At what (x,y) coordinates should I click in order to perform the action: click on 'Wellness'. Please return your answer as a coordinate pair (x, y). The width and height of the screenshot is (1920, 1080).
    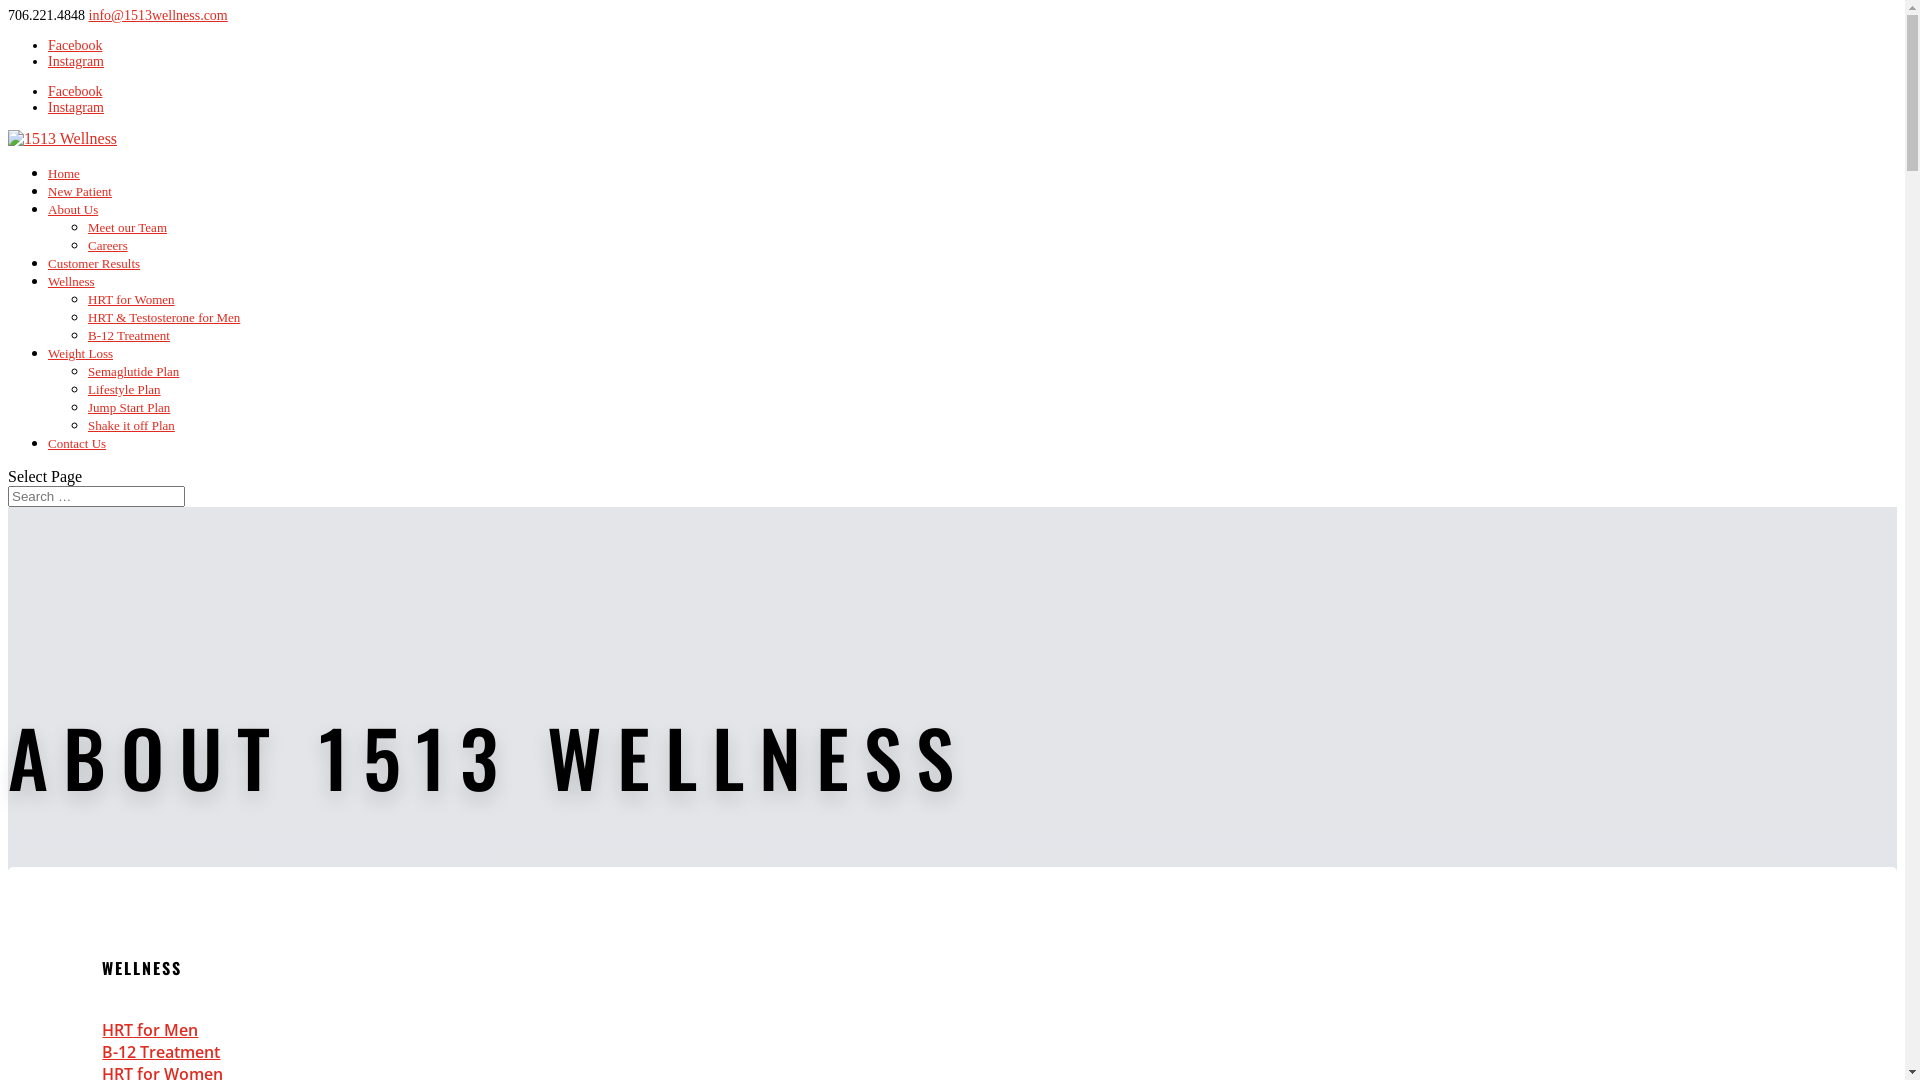
    Looking at the image, I should click on (48, 281).